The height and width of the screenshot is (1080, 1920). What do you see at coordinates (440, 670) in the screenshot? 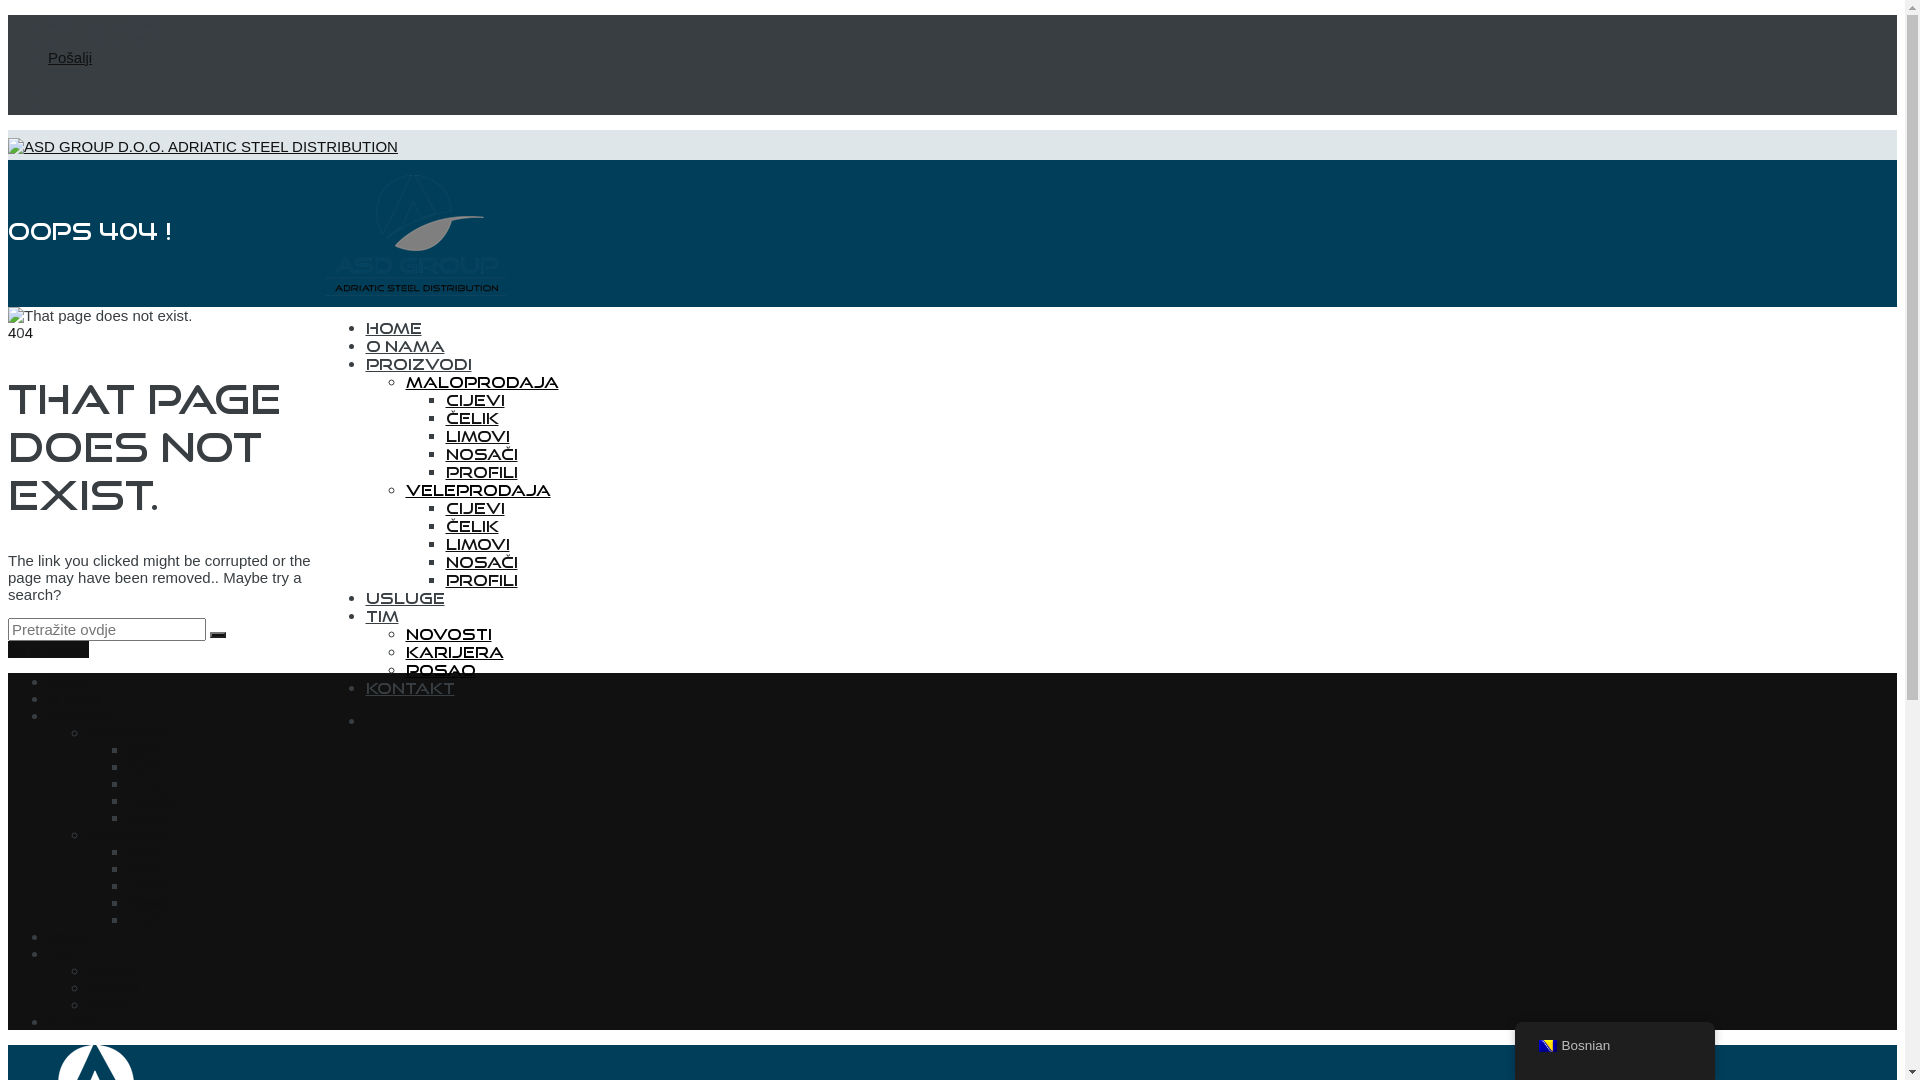
I see `'Posao'` at bounding box center [440, 670].